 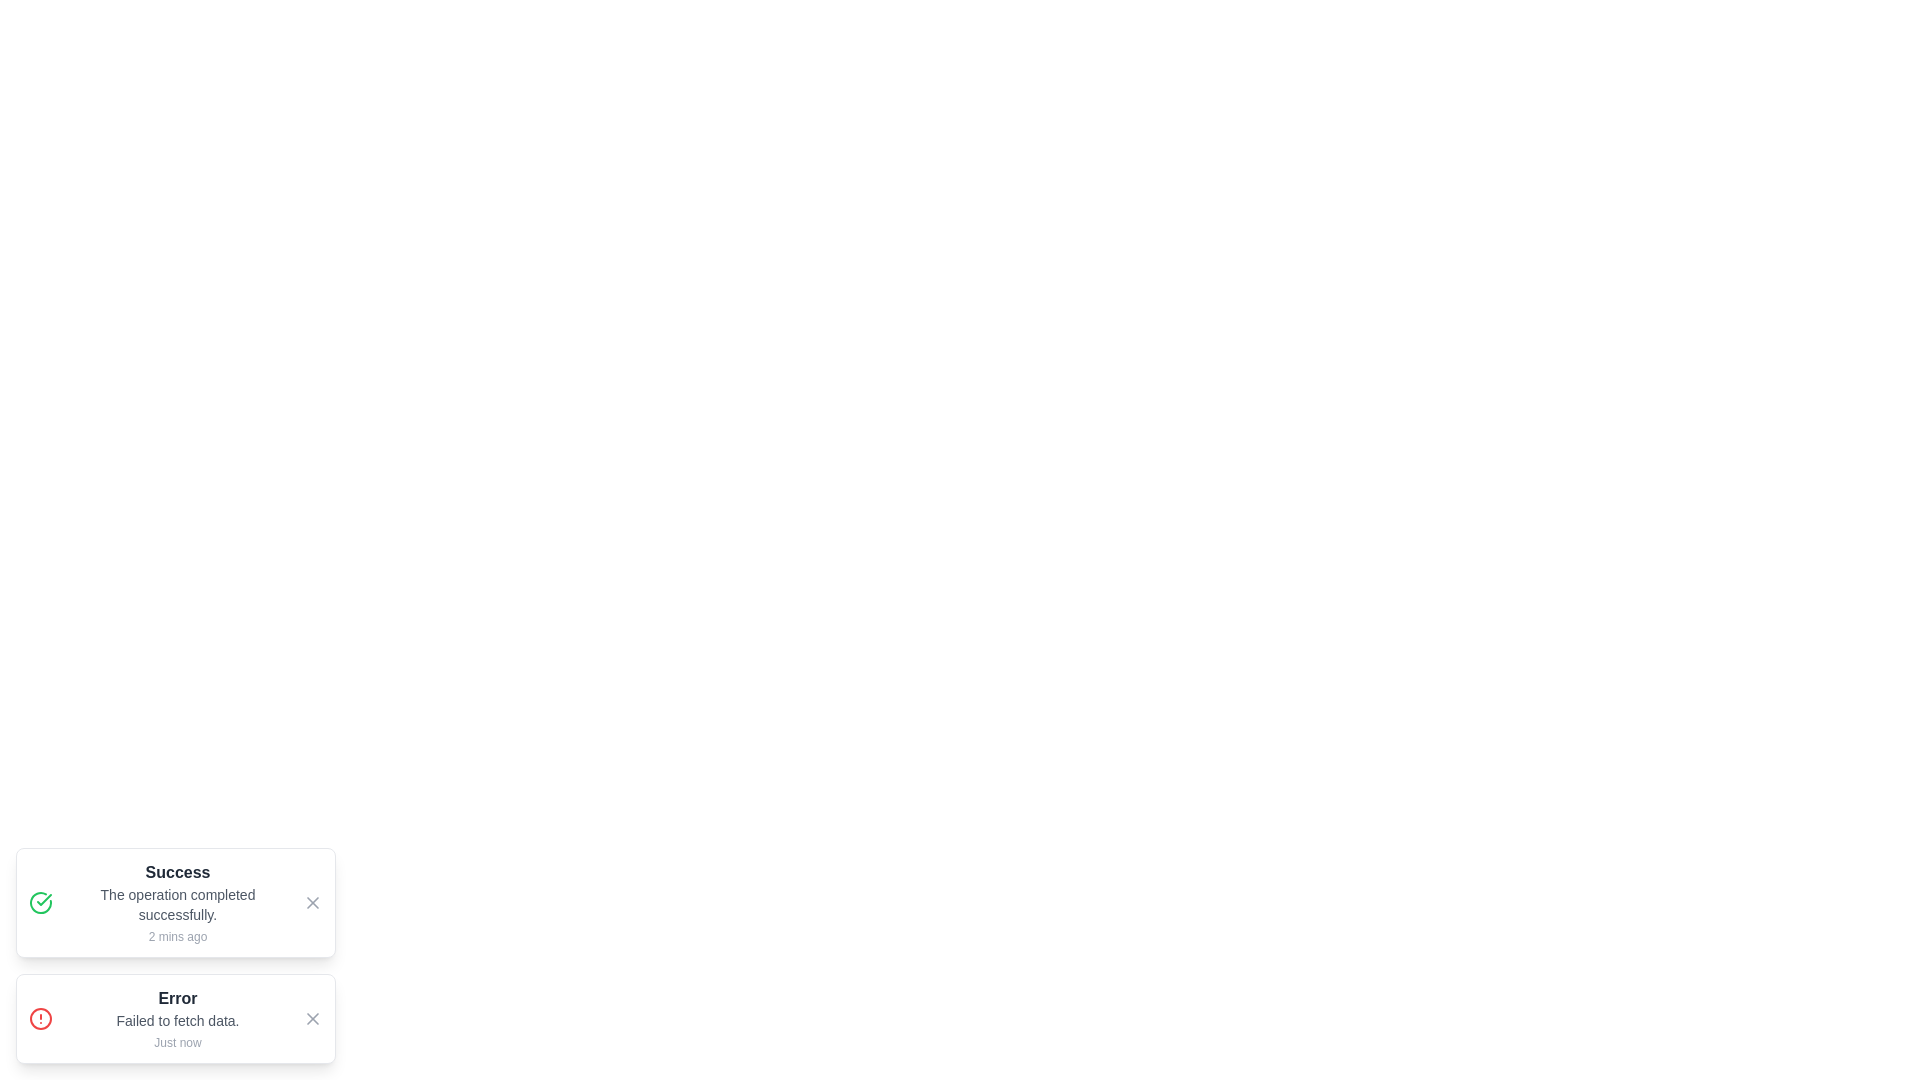 What do you see at coordinates (176, 1018) in the screenshot?
I see `the close (X) button on the notification box with the message 'Error' and 'Failed to fetch data.'` at bounding box center [176, 1018].